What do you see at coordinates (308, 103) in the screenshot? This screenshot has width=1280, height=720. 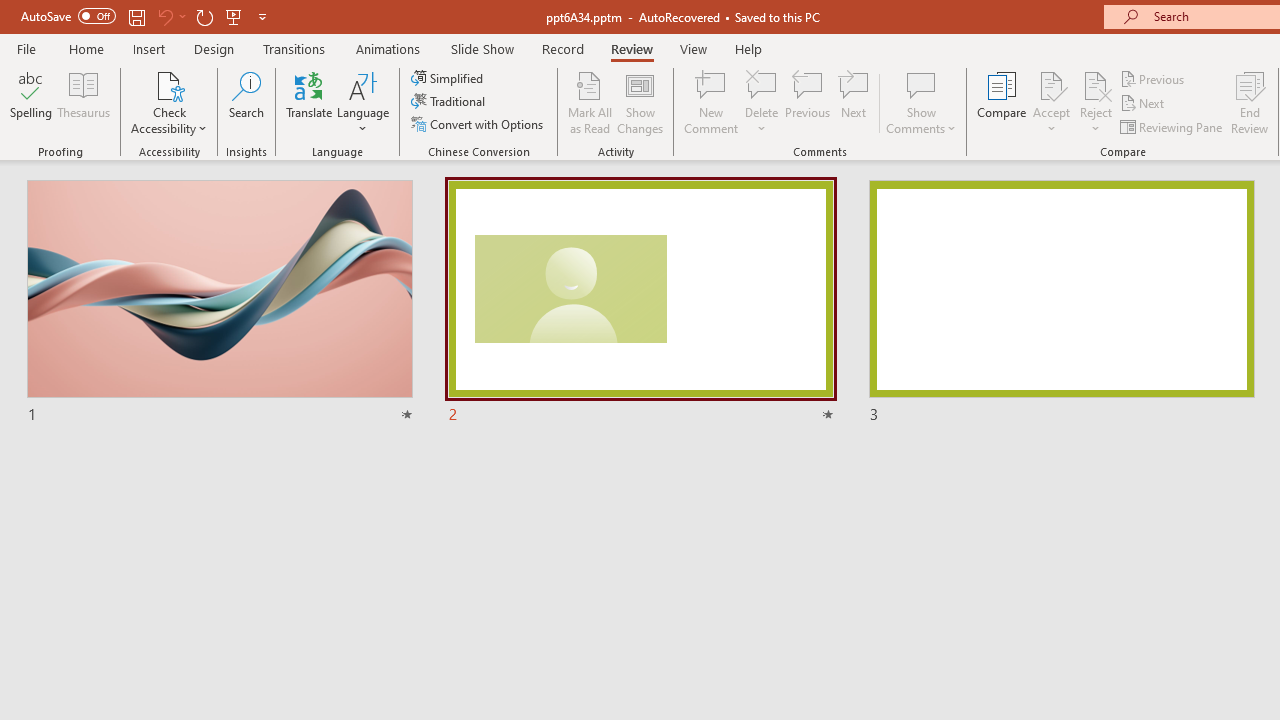 I see `'Translate'` at bounding box center [308, 103].